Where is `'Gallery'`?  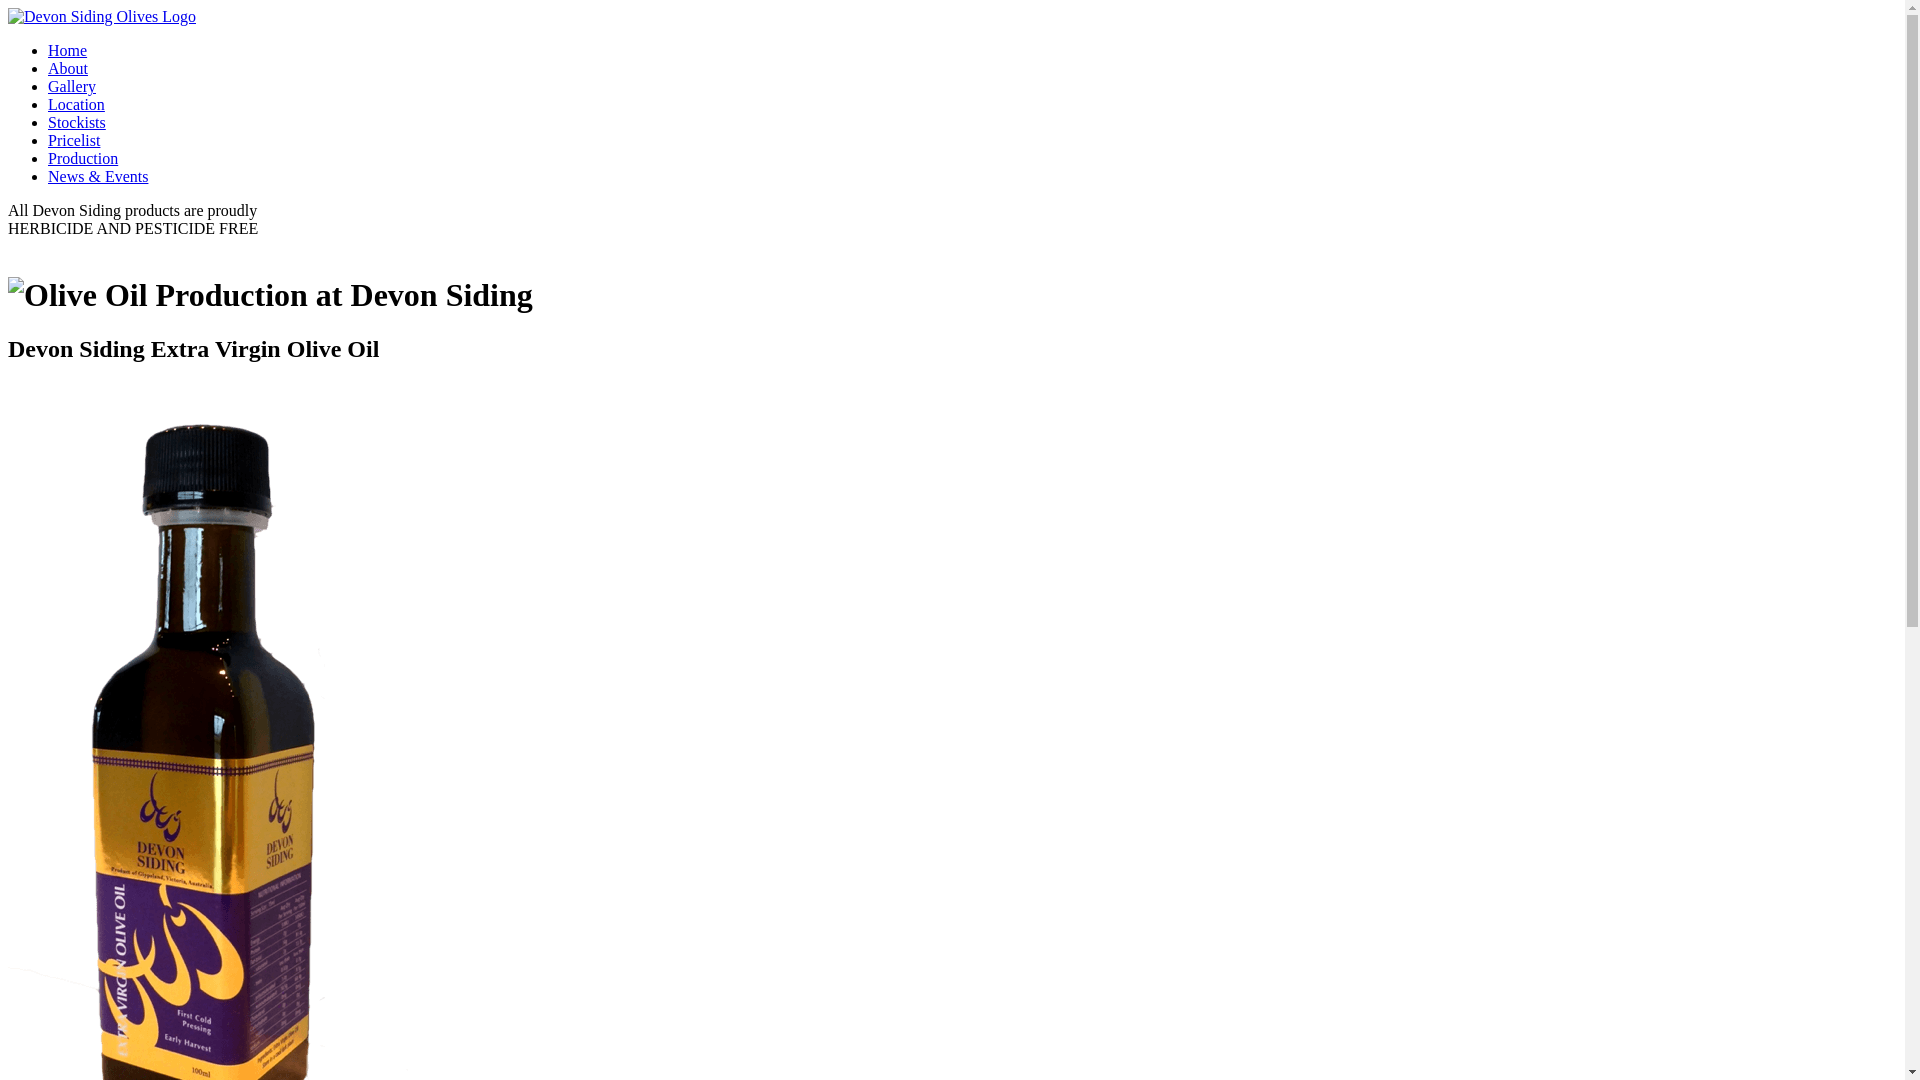
'Gallery' is located at coordinates (48, 85).